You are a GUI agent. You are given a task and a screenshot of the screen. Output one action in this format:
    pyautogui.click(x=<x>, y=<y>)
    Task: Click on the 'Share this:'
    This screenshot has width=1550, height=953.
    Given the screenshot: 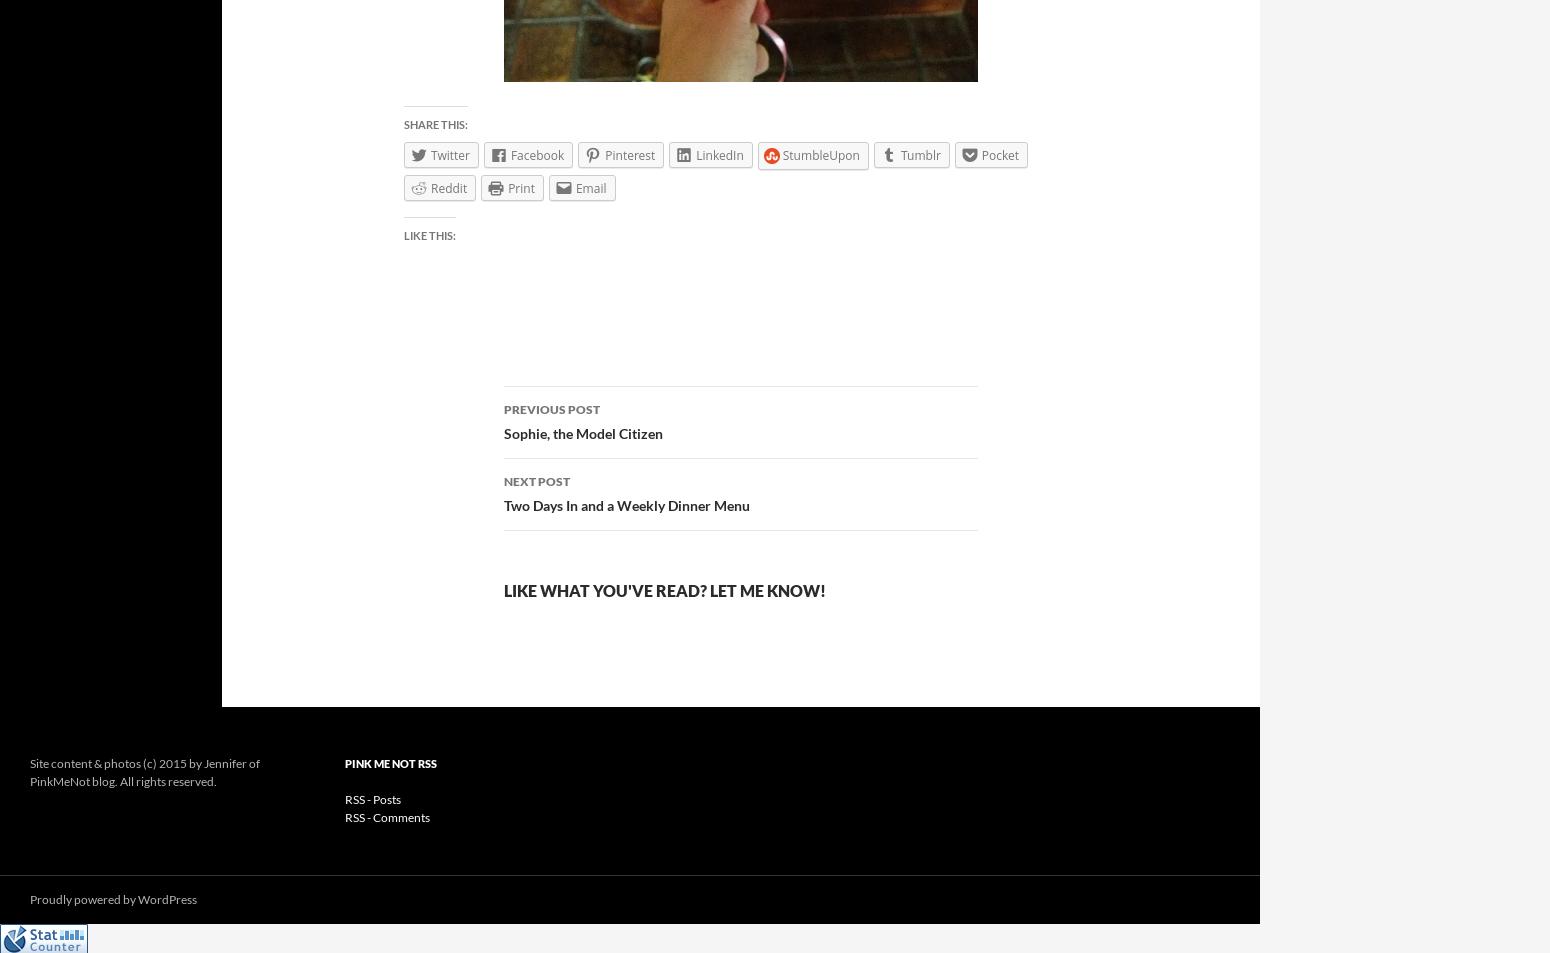 What is the action you would take?
    pyautogui.click(x=436, y=122)
    